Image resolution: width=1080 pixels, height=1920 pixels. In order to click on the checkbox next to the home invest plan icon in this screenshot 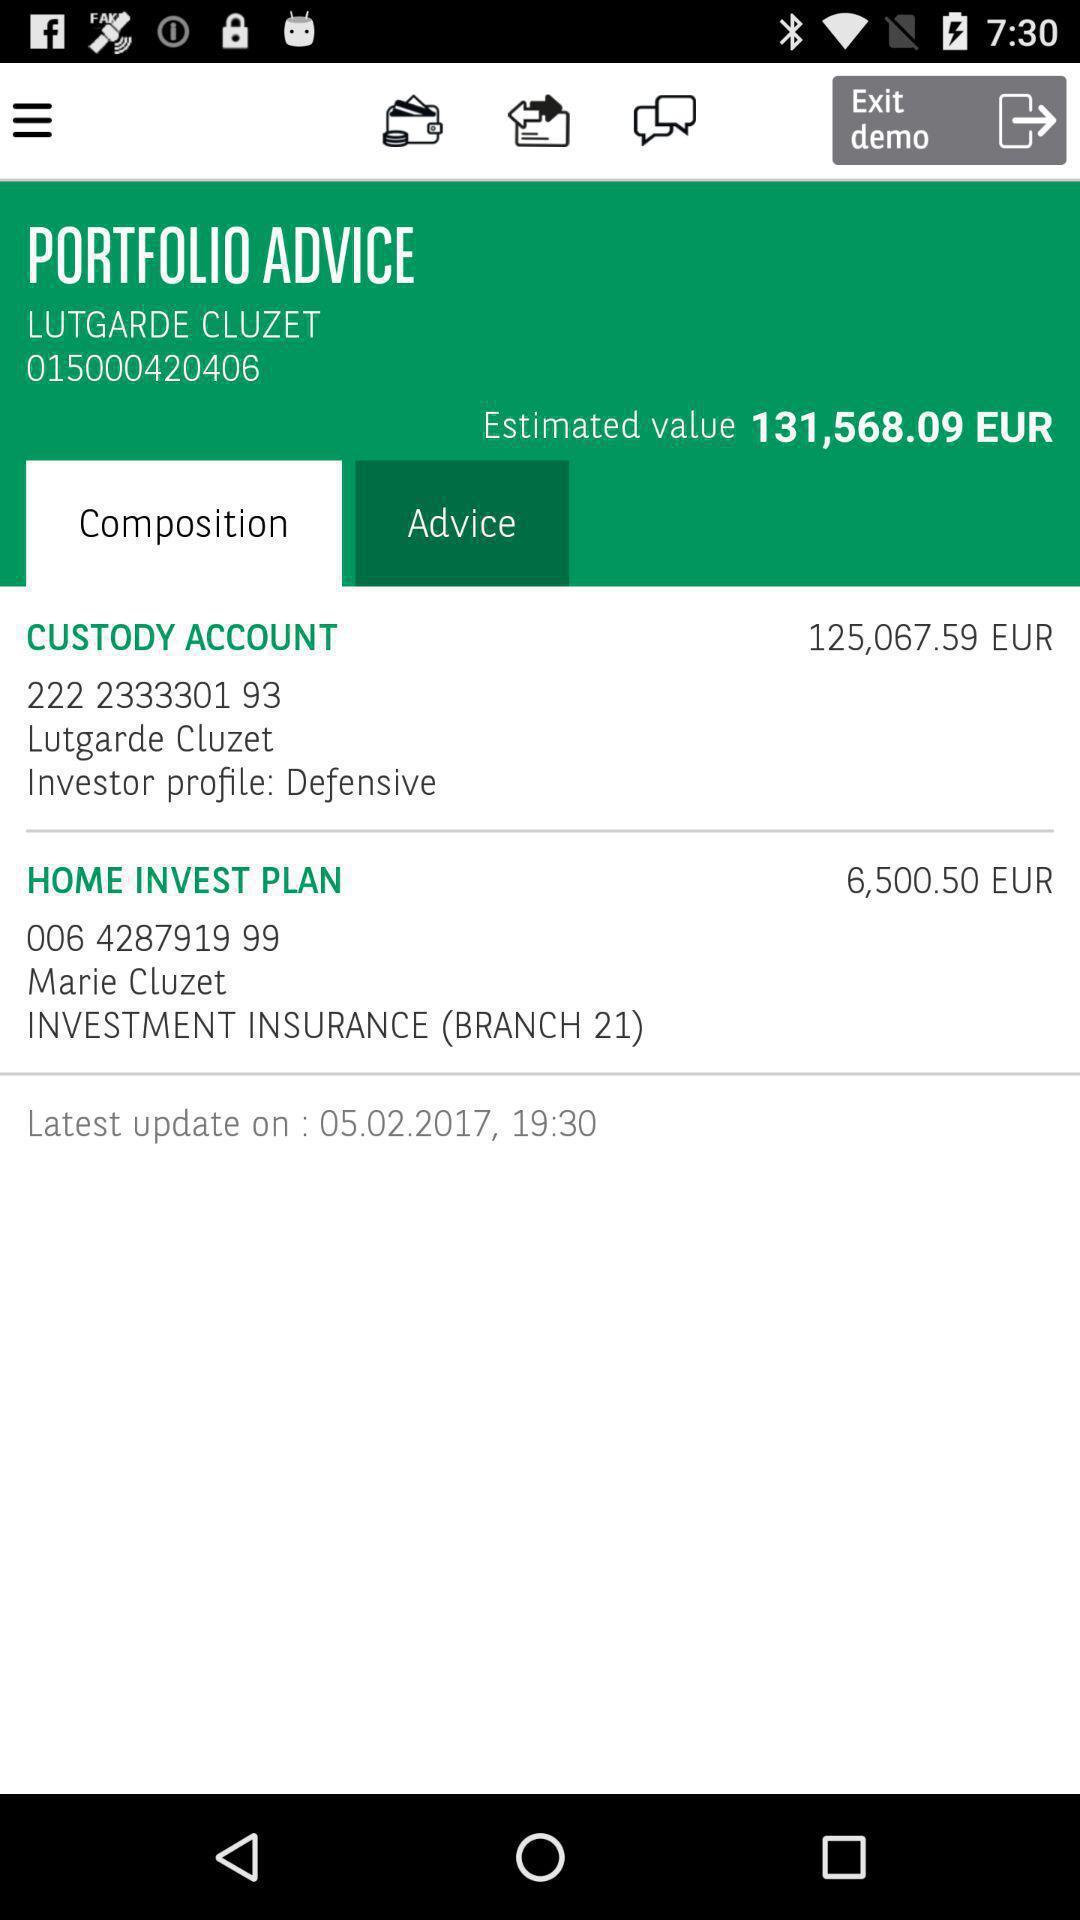, I will do `click(936, 880)`.